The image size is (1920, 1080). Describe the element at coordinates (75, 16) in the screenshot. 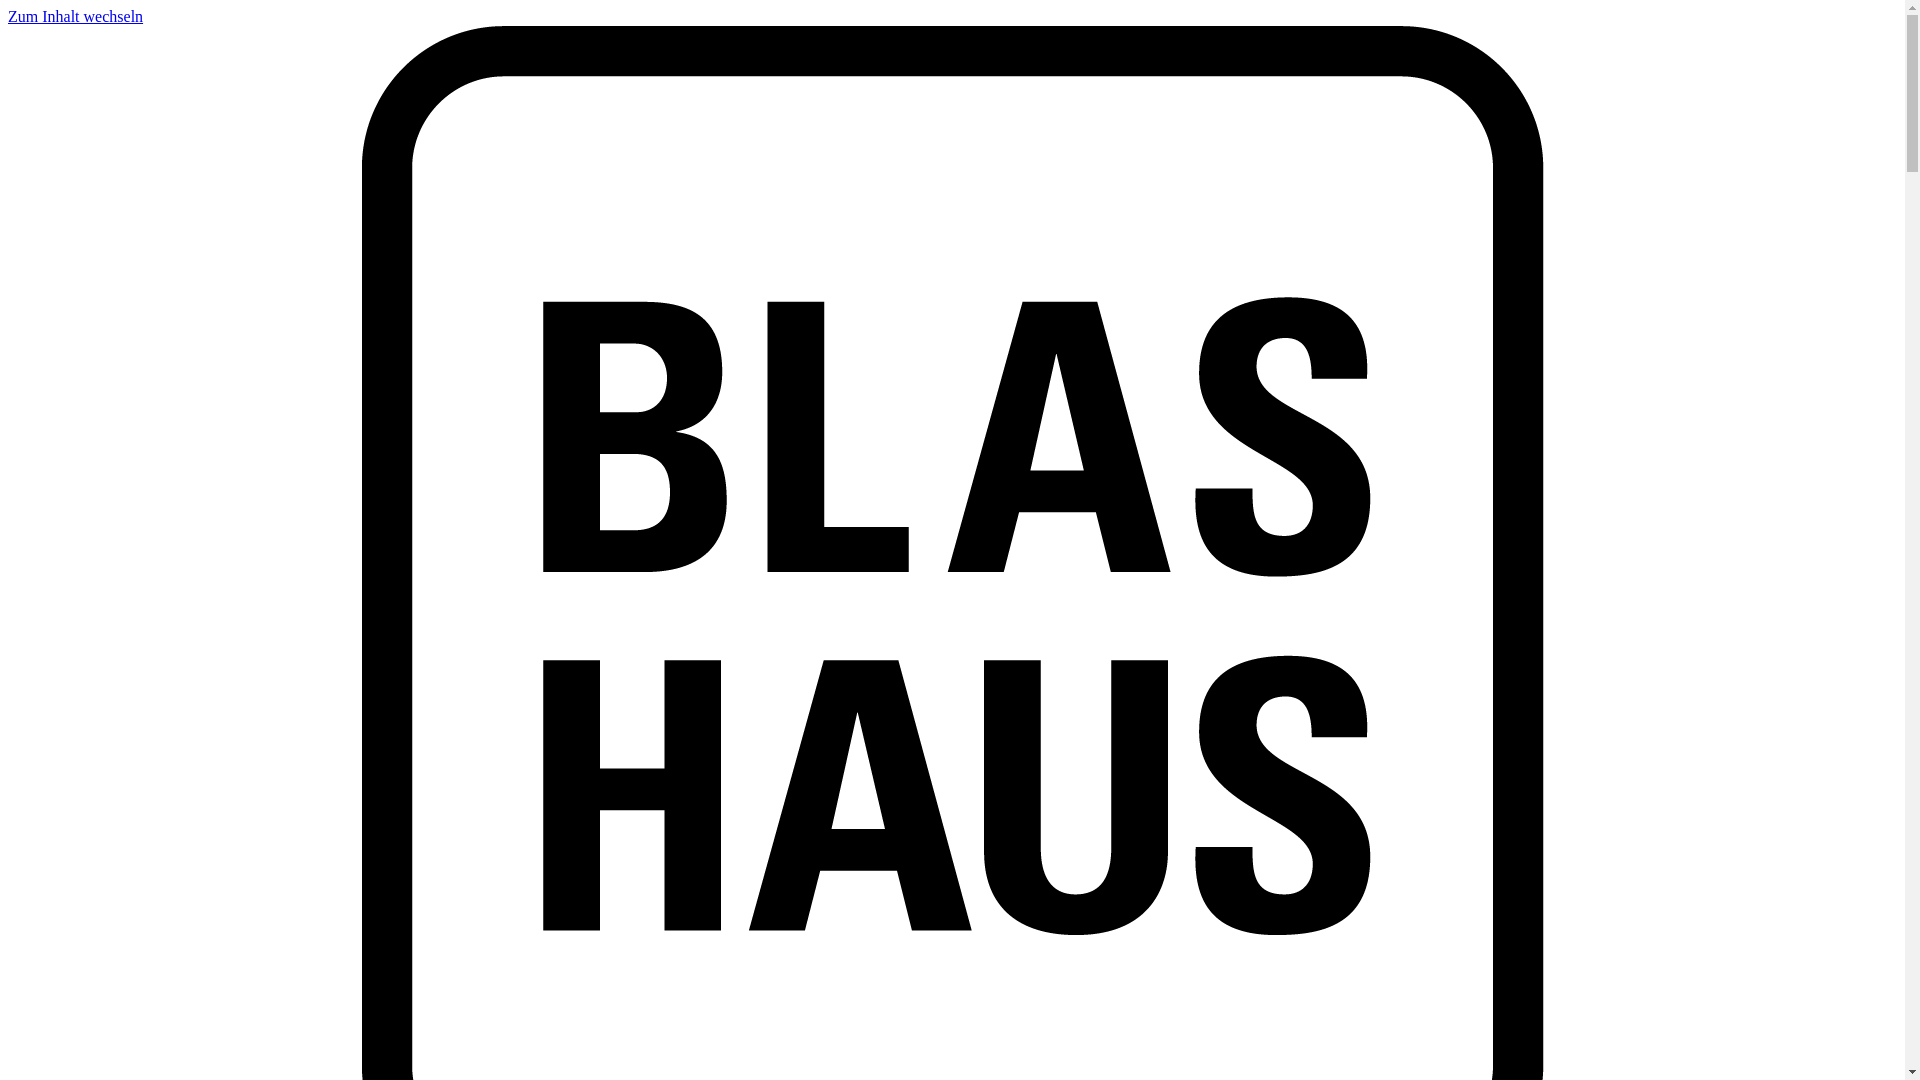

I see `'Zum Inhalt wechseln'` at that location.